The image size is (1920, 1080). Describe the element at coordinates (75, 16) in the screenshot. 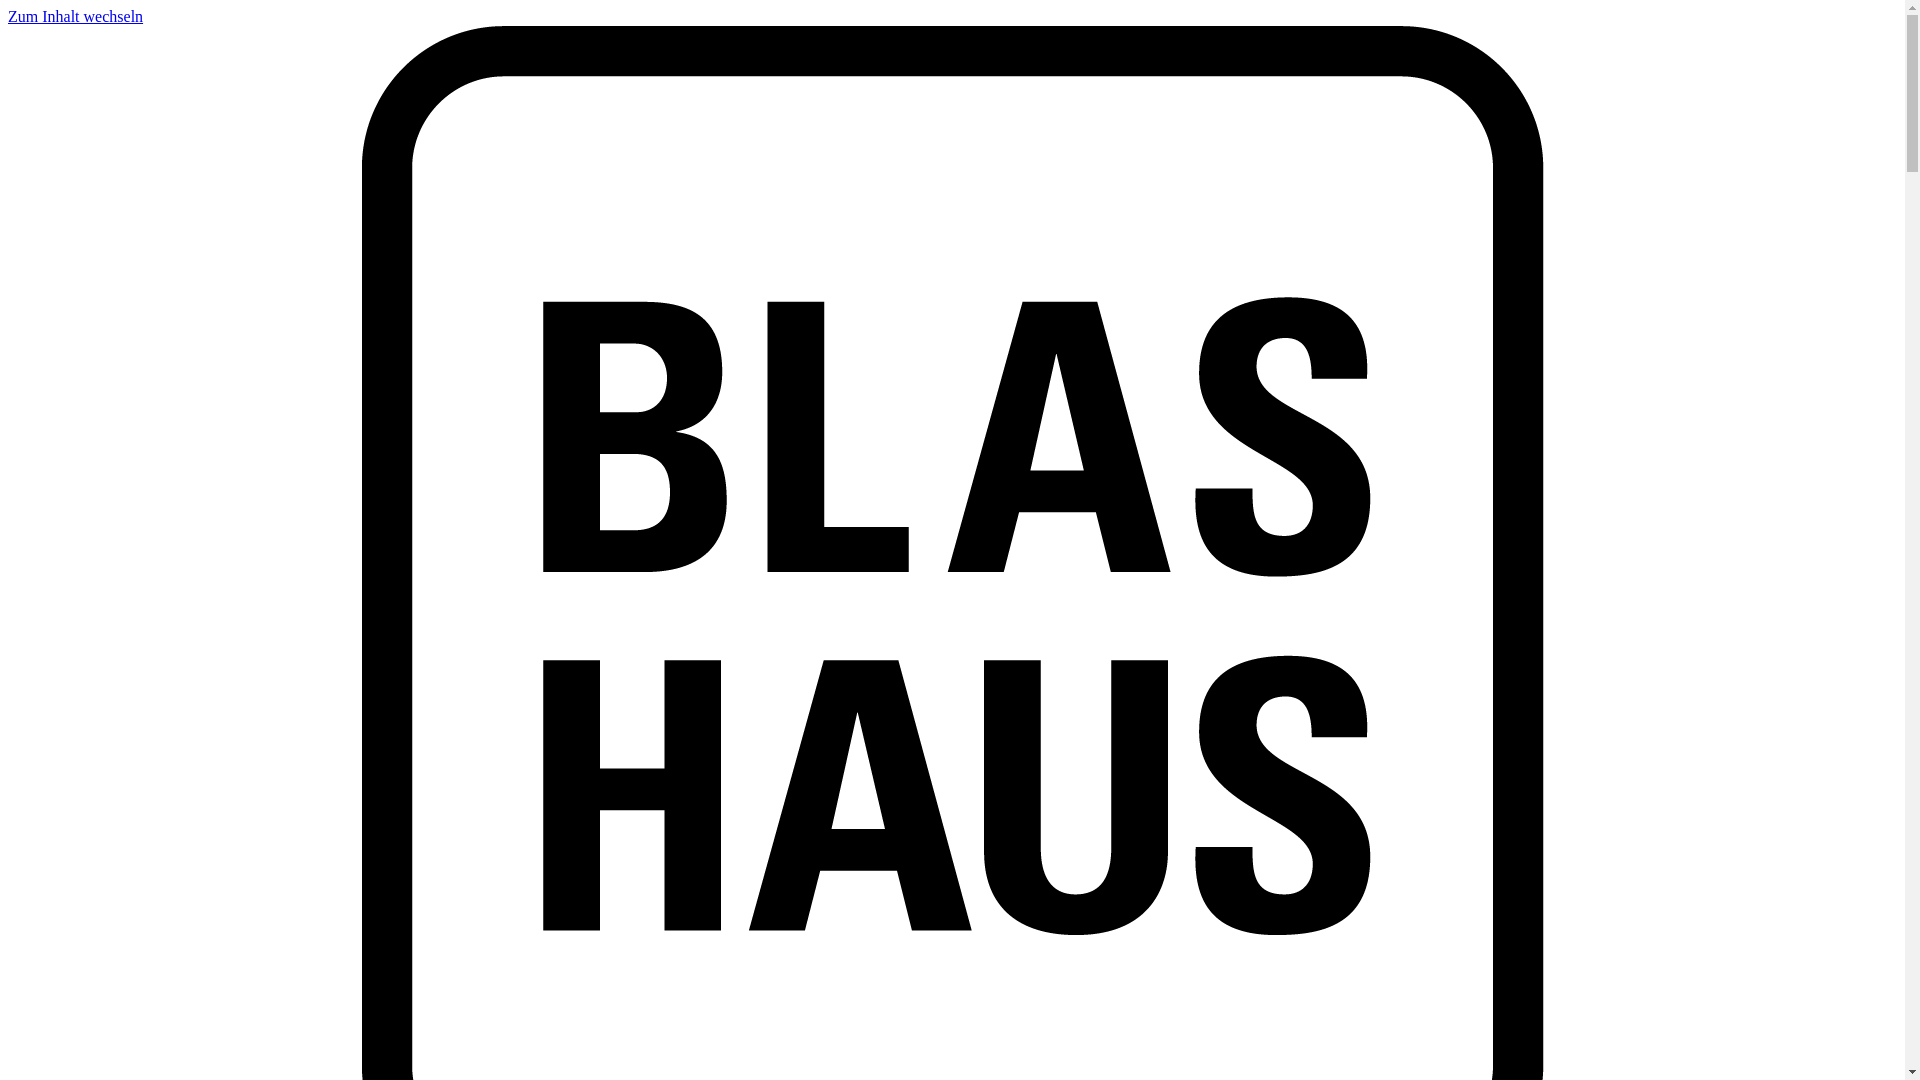

I see `'Zum Inhalt wechseln'` at that location.